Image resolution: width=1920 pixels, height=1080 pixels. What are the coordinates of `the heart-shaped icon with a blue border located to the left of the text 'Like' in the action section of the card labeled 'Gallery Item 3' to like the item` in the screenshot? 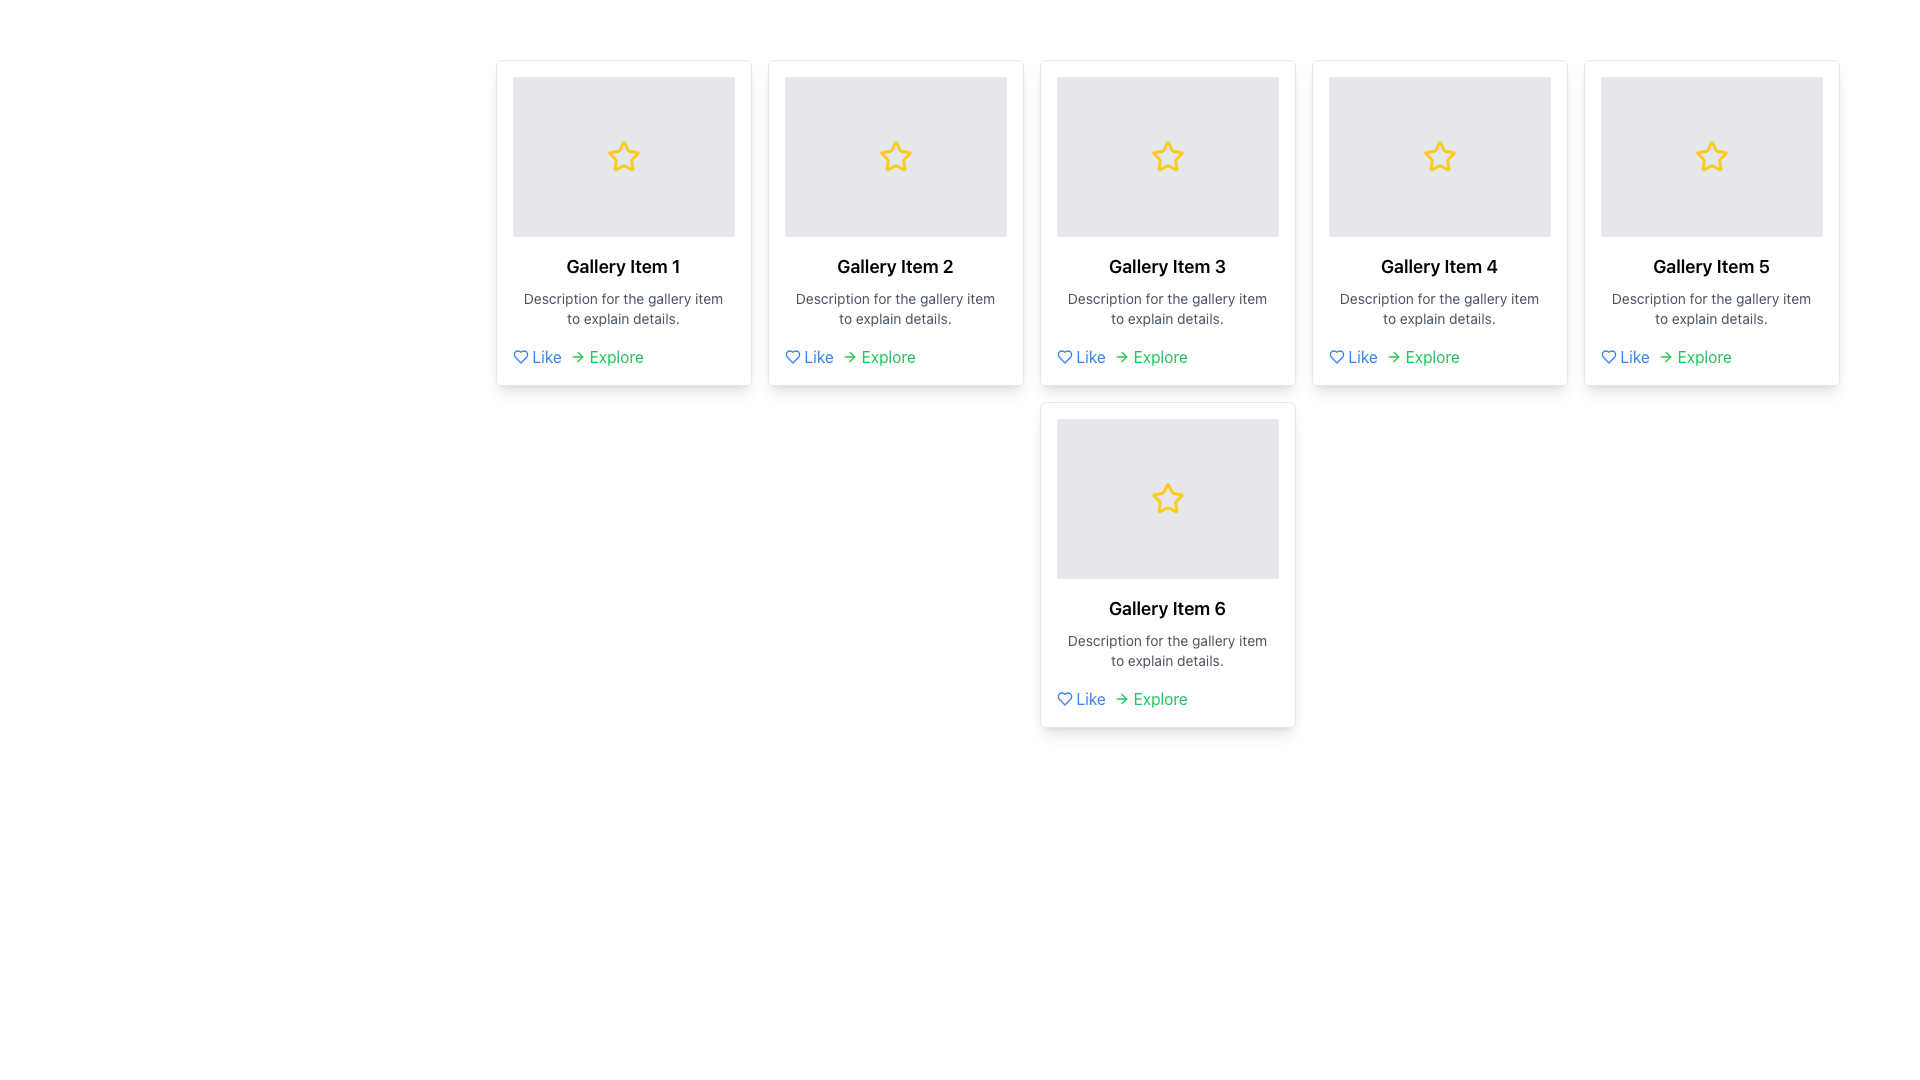 It's located at (1063, 356).